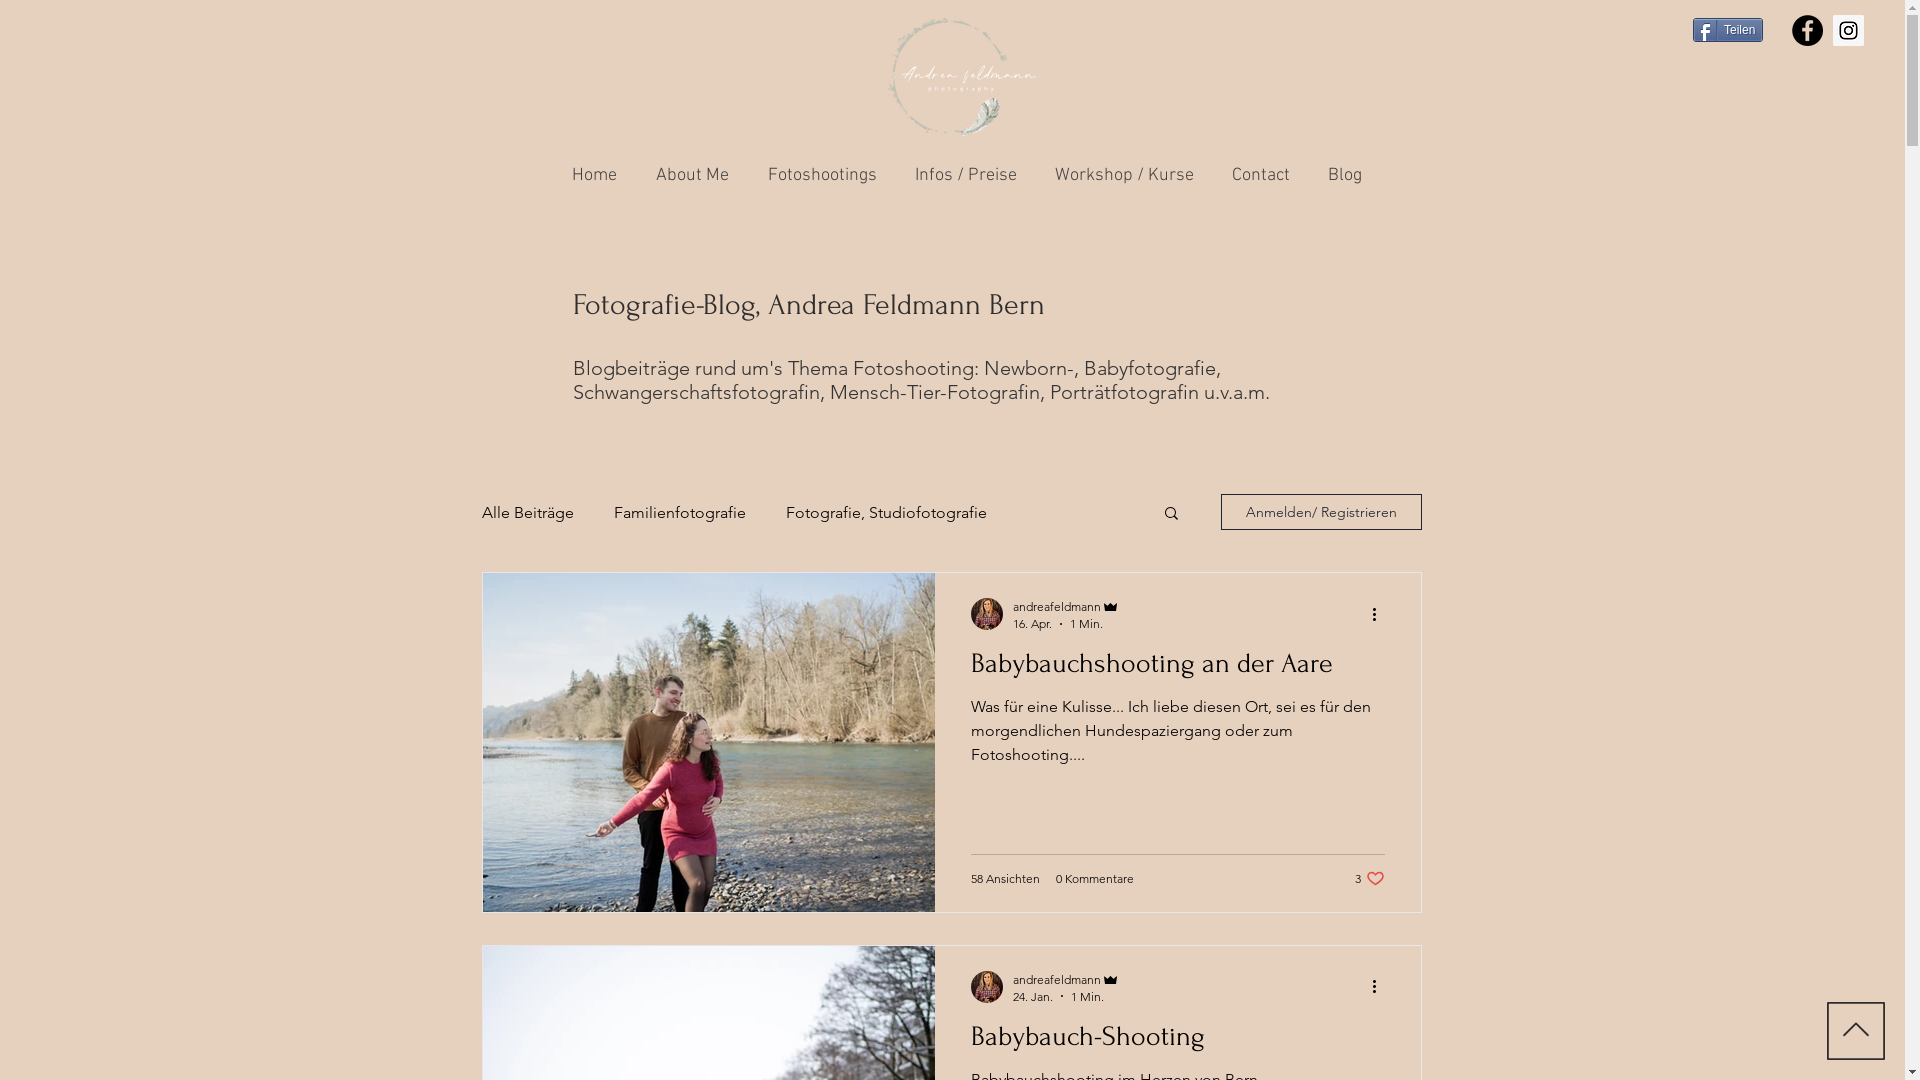  Describe the element at coordinates (743, 174) in the screenshot. I see `'Fotoshootings'` at that location.